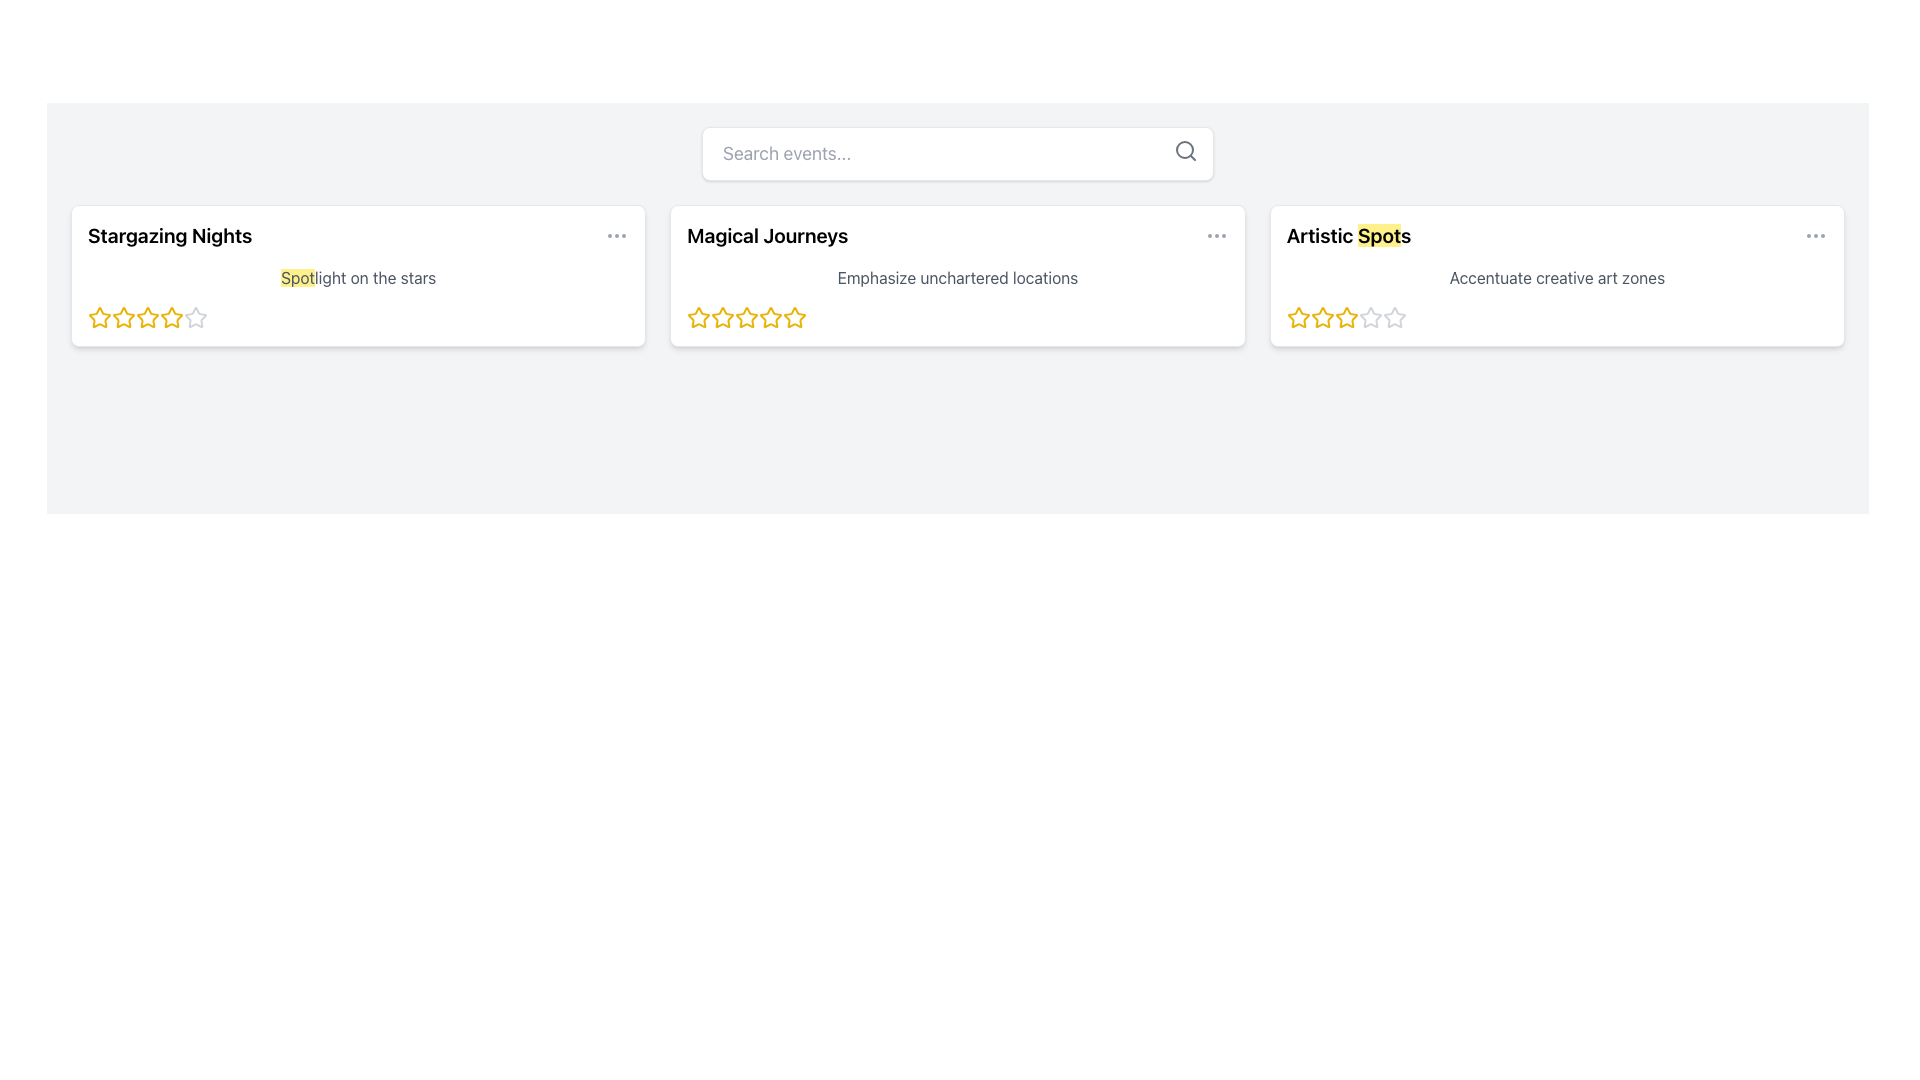  I want to click on text 'Stargazing Nights' which is prominently displayed as the header in the top-left corner of the card layout, so click(170, 234).